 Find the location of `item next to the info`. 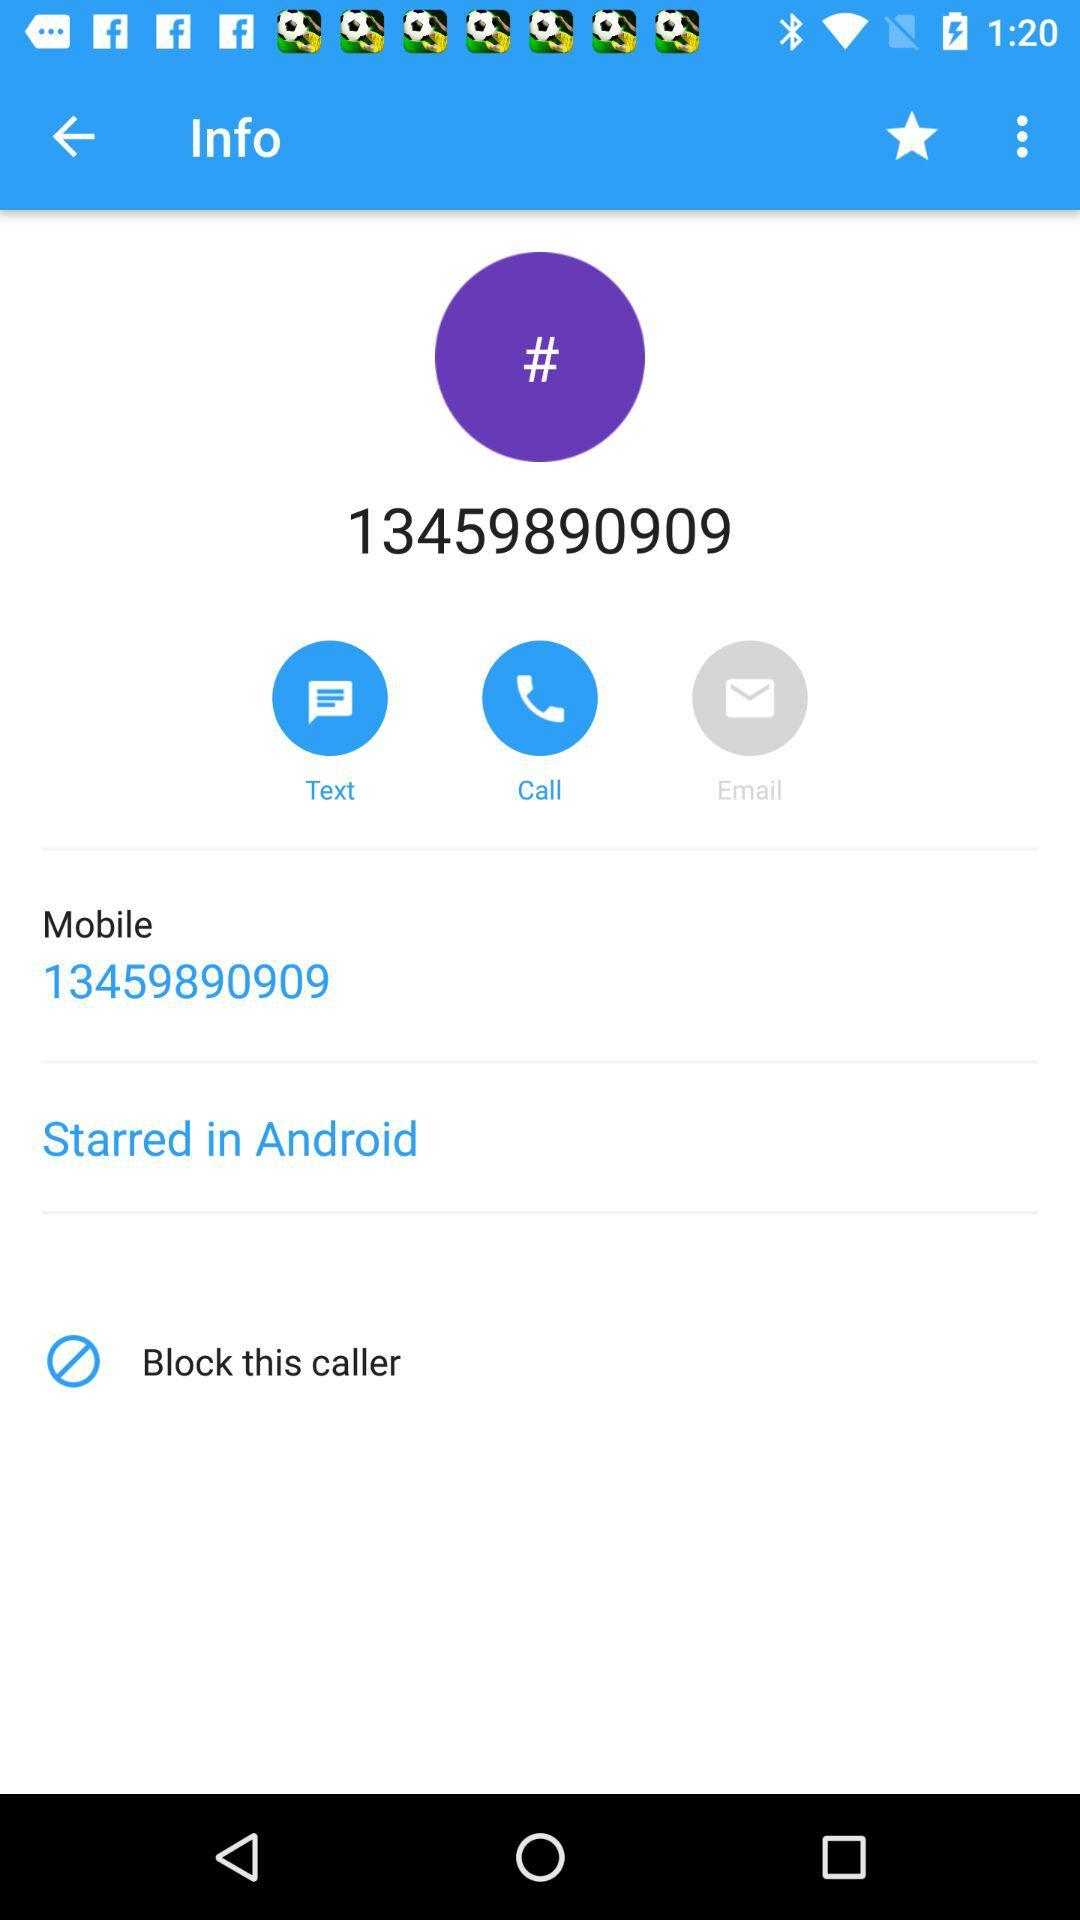

item next to the info is located at coordinates (911, 135).